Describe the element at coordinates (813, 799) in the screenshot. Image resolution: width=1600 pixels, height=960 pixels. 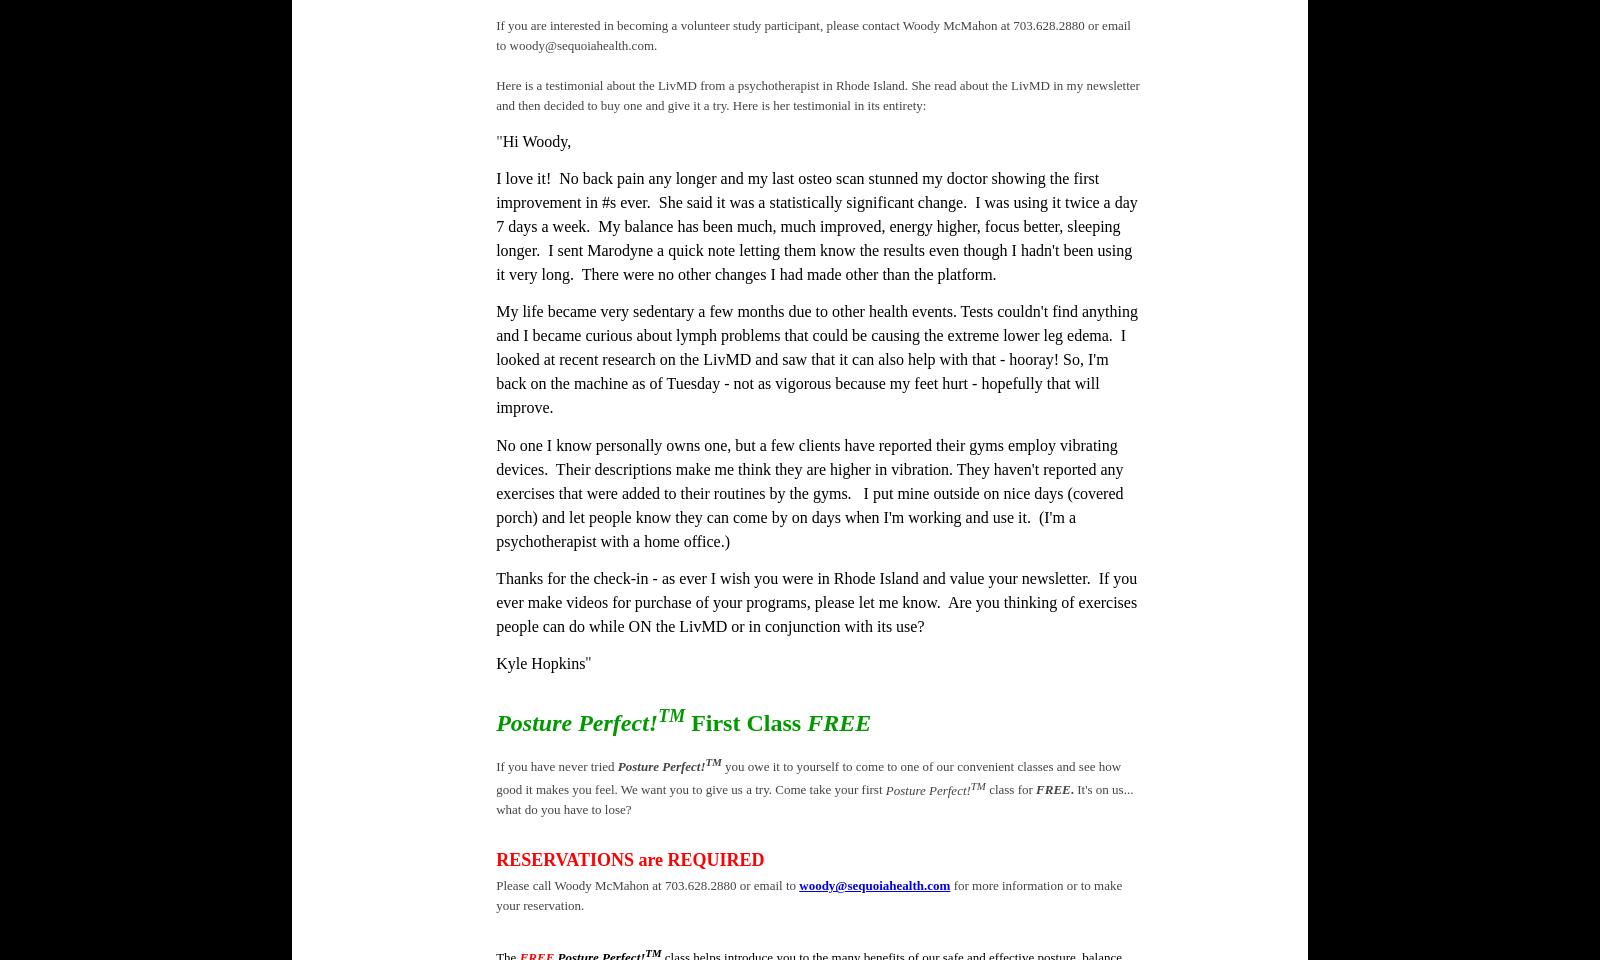
I see `'It's on us... what do you have to lose?'` at that location.